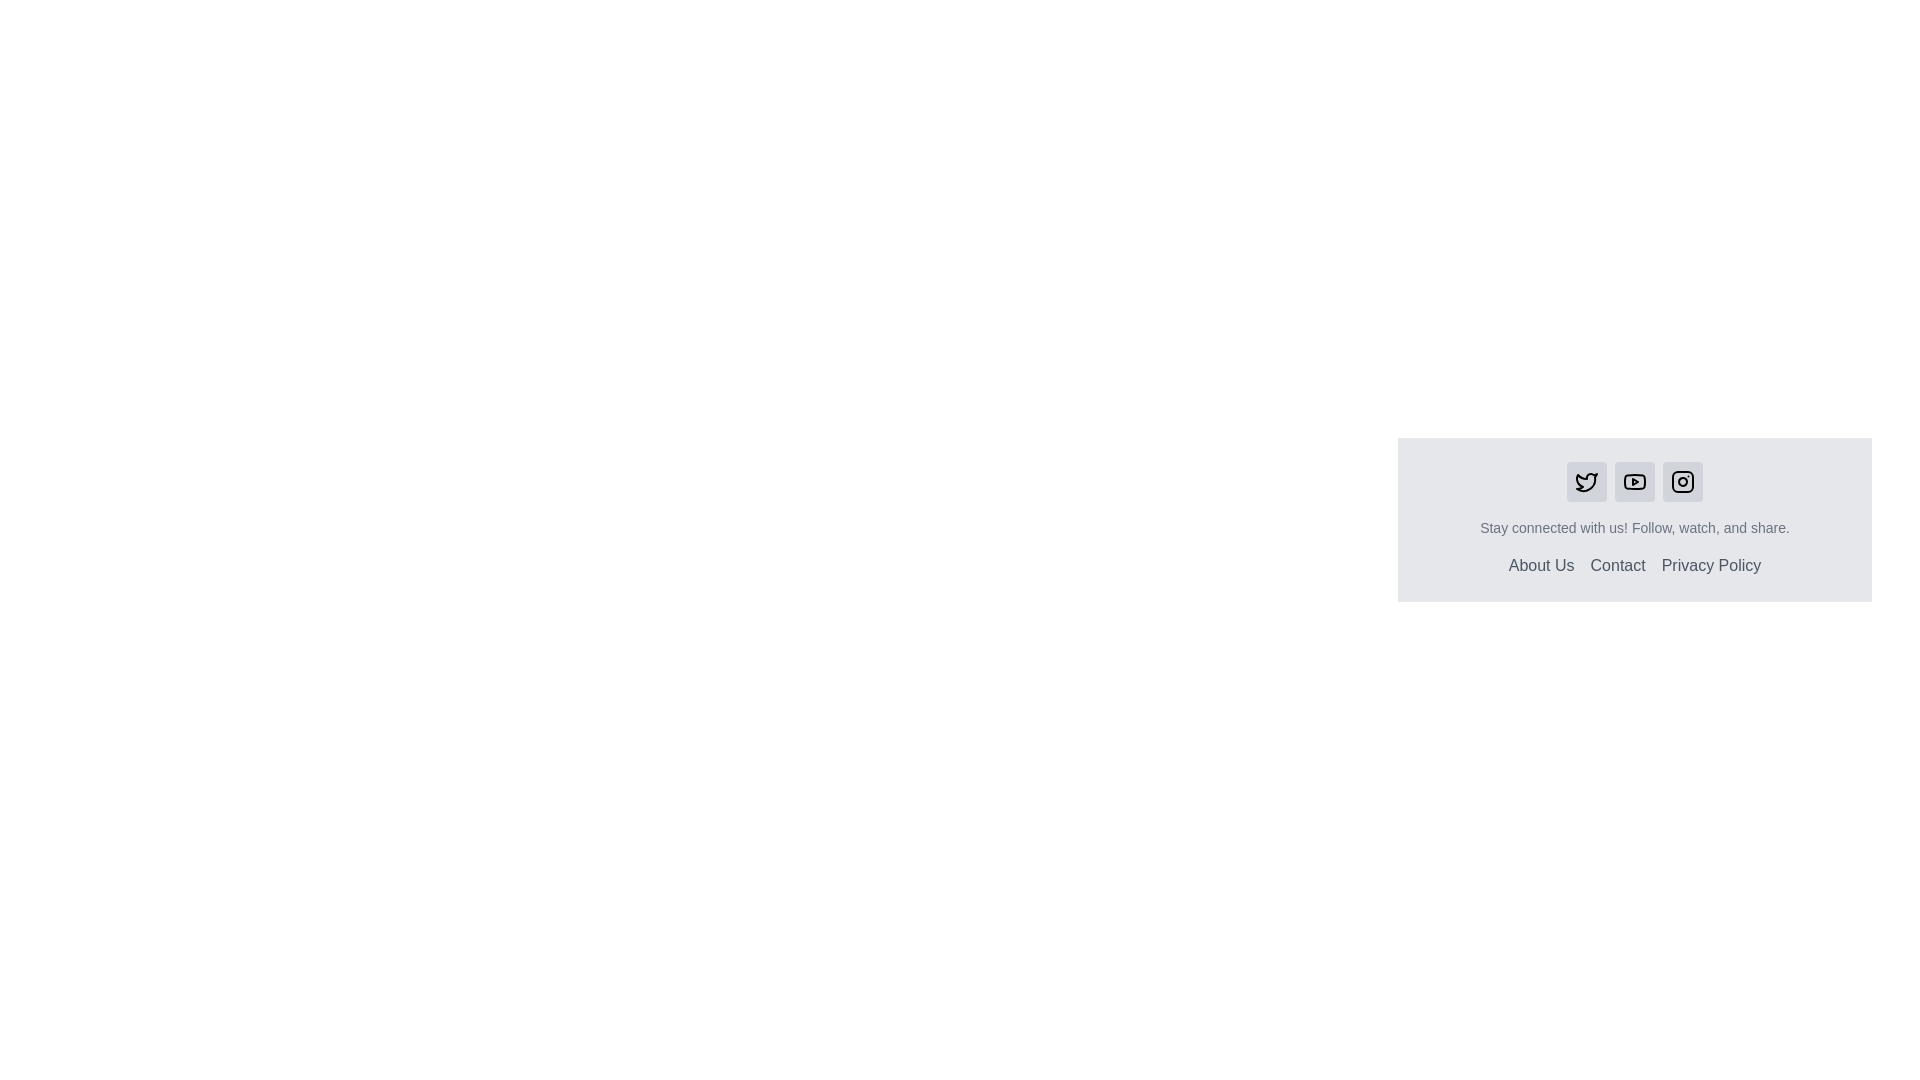  I want to click on the Instagram button located at the far right of a horizontal group of three buttons, positioned near the bottom-right corner of the page, so click(1682, 482).